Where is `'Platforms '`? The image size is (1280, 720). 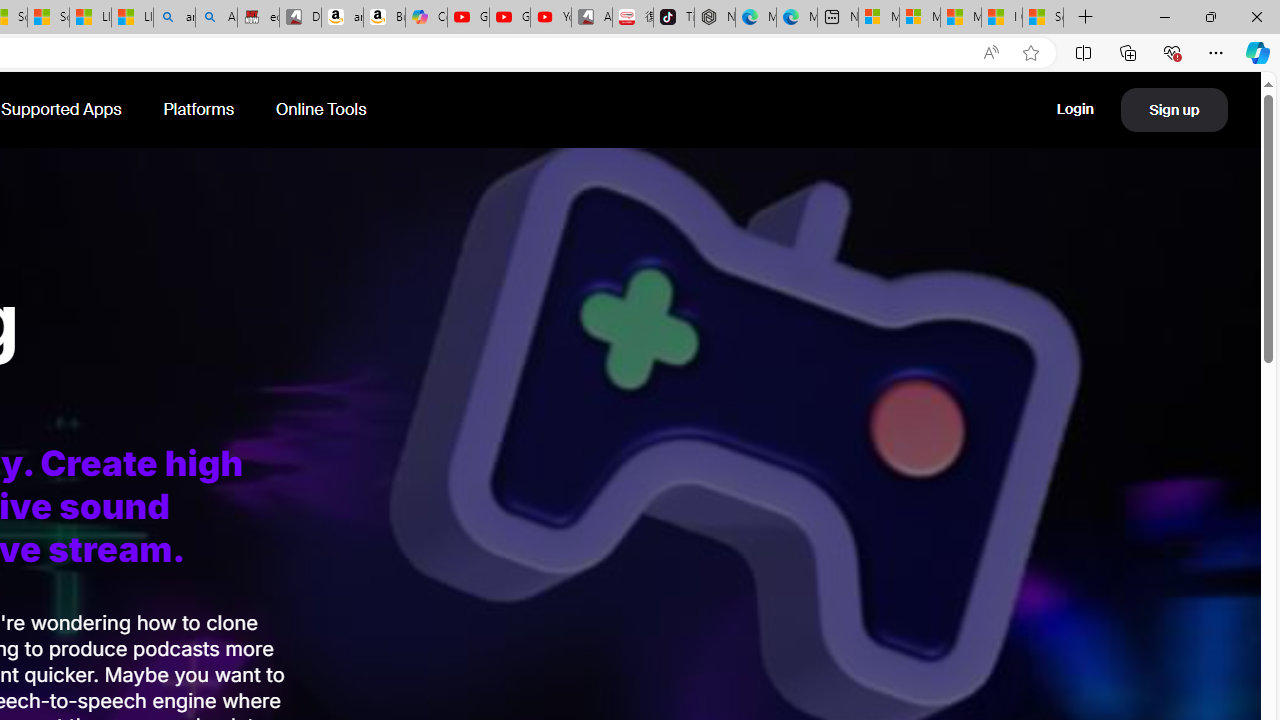
'Platforms ' is located at coordinates (200, 109).